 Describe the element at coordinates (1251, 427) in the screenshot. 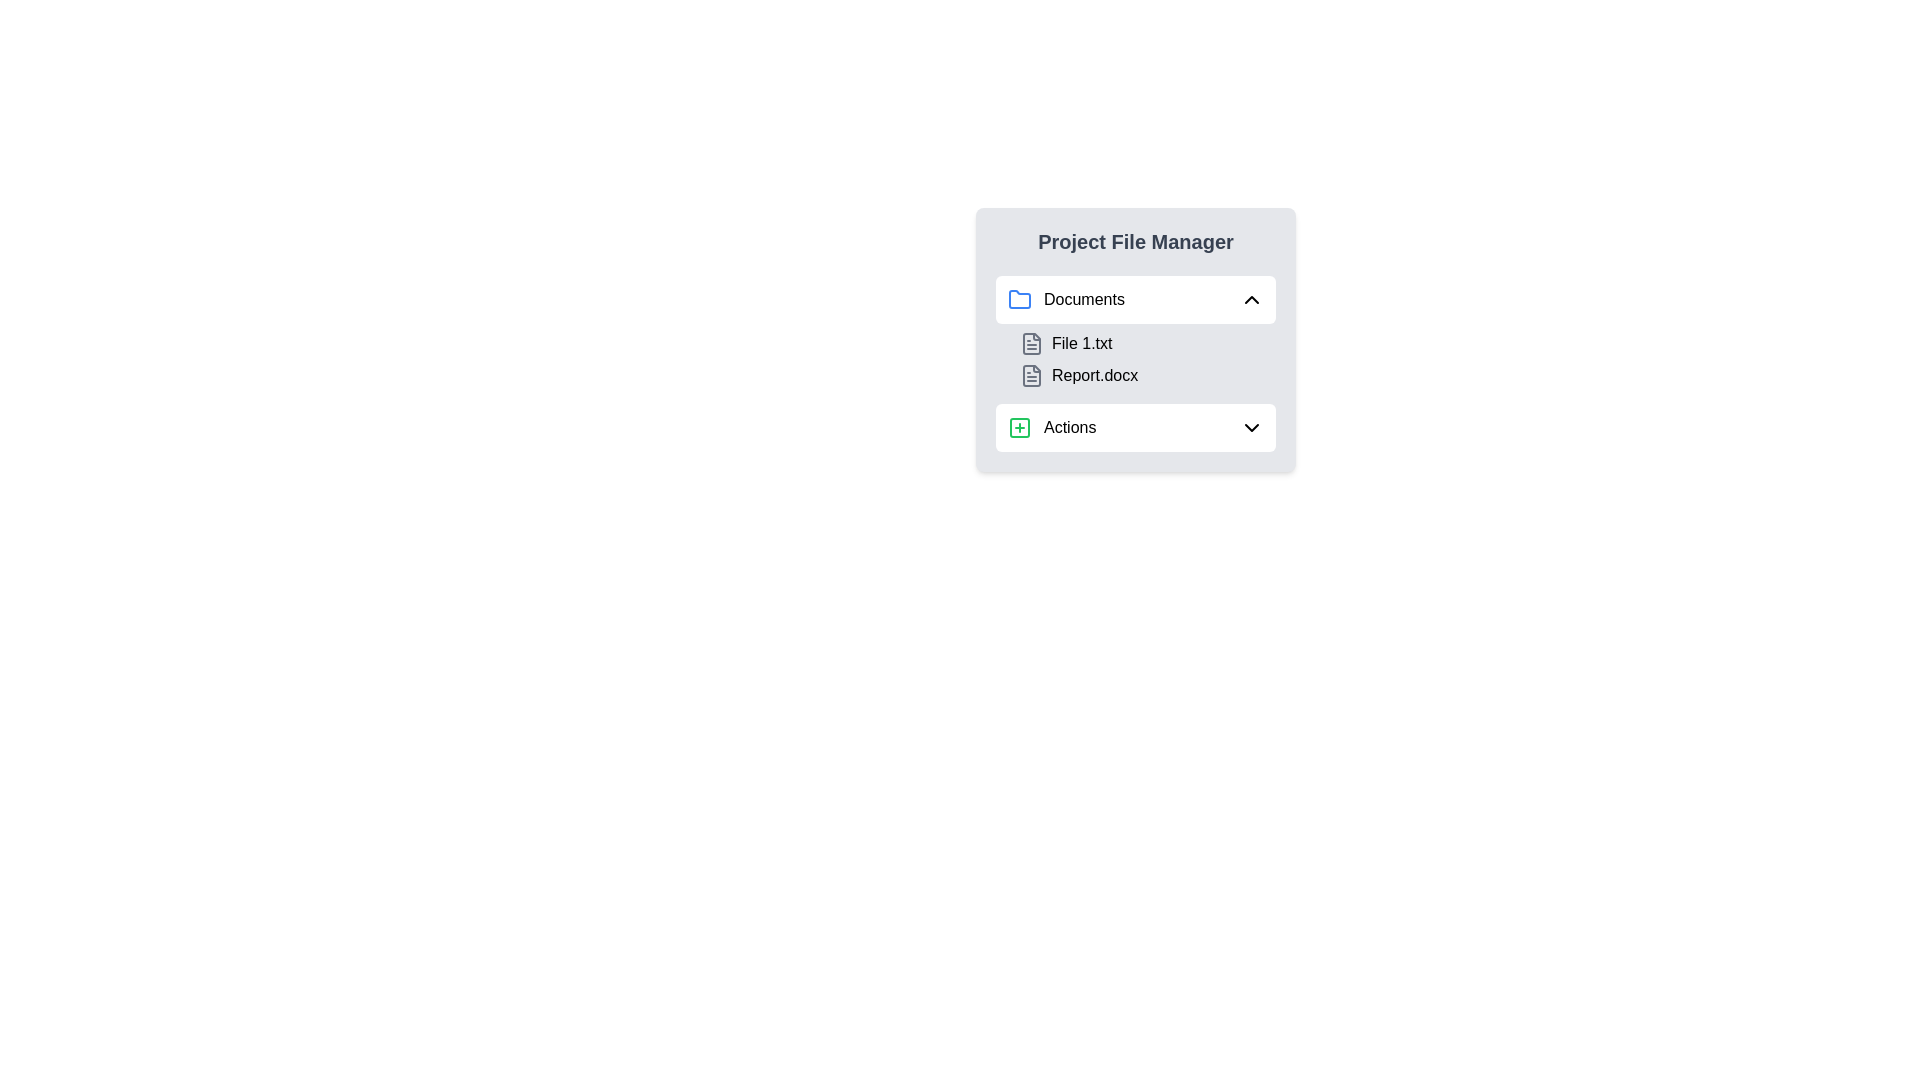

I see `the Chevron icon located within the 'Actions' section` at that location.